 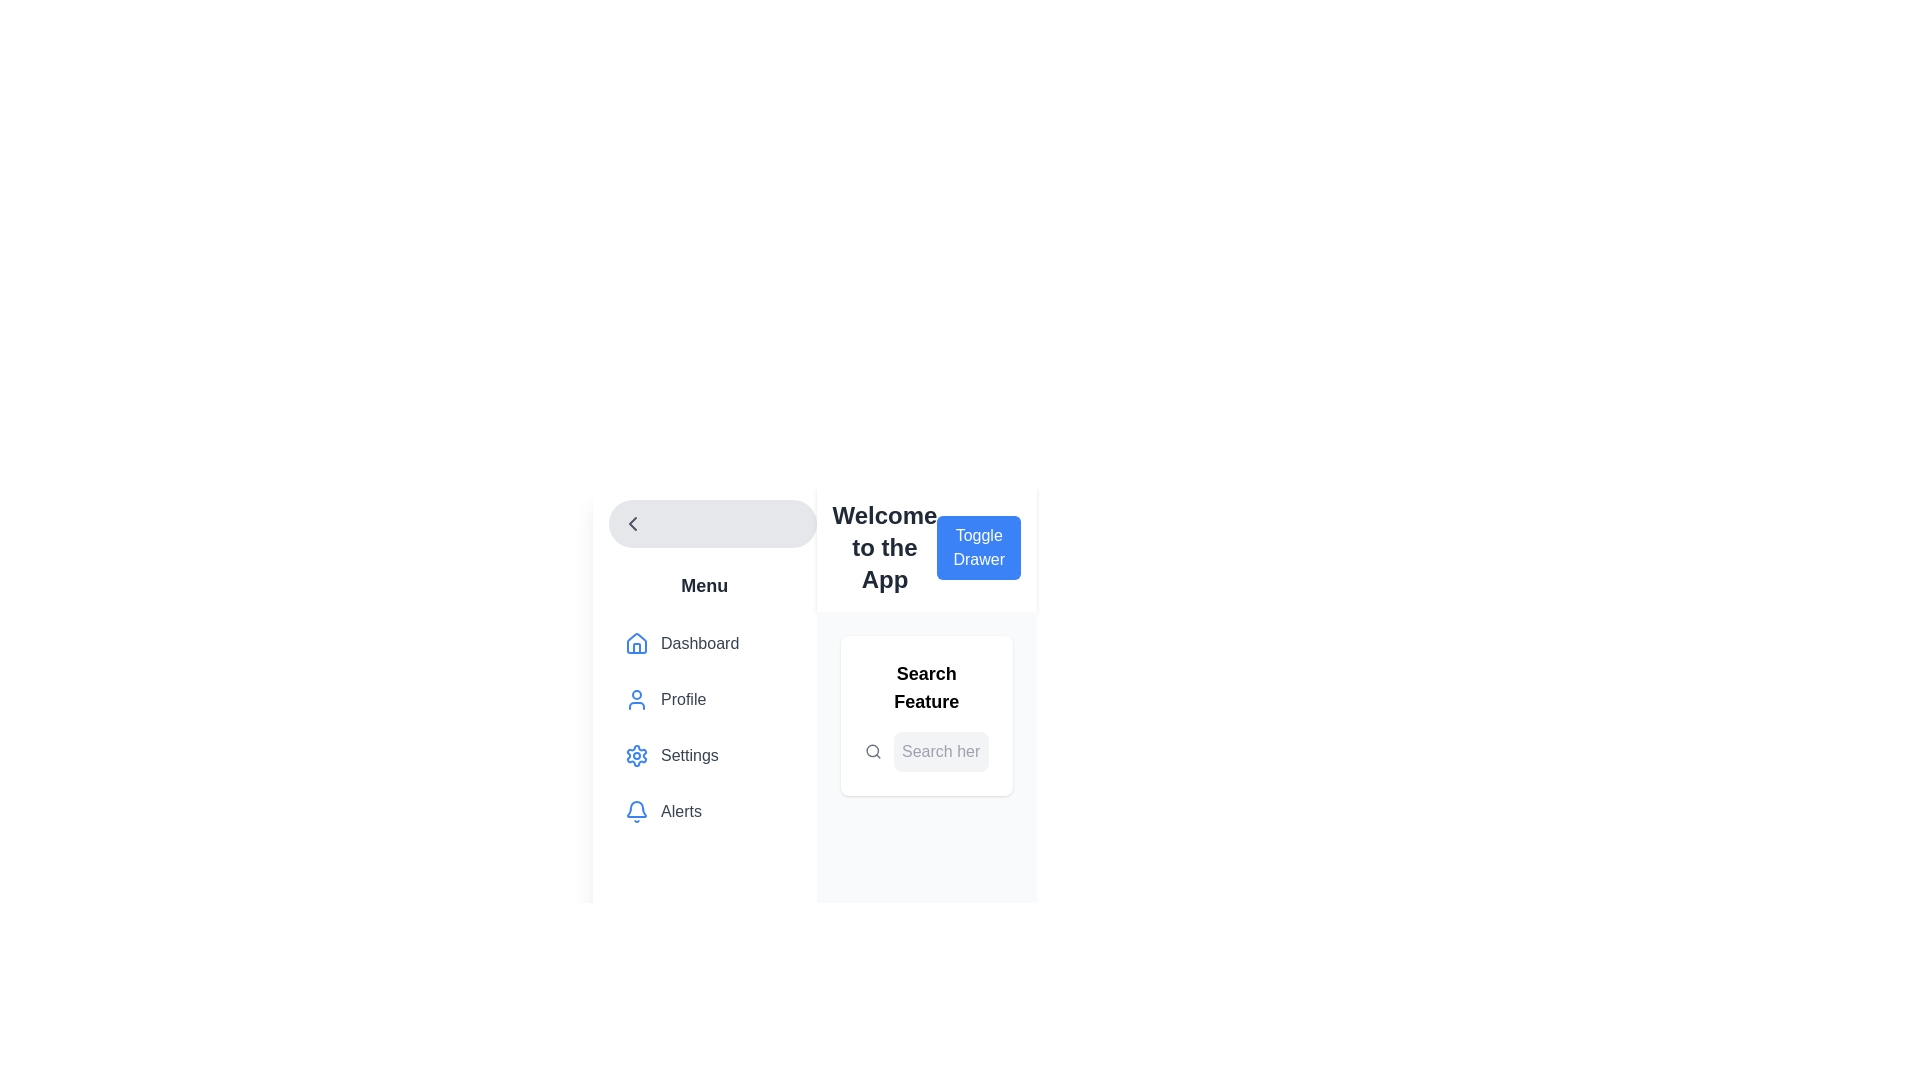 What do you see at coordinates (873, 752) in the screenshot?
I see `the magnifying glass icon, which is a common symbol for search functionality, to associate it with the nearby text input field labeled 'Search here...' as an intuitive cue for searching` at bounding box center [873, 752].